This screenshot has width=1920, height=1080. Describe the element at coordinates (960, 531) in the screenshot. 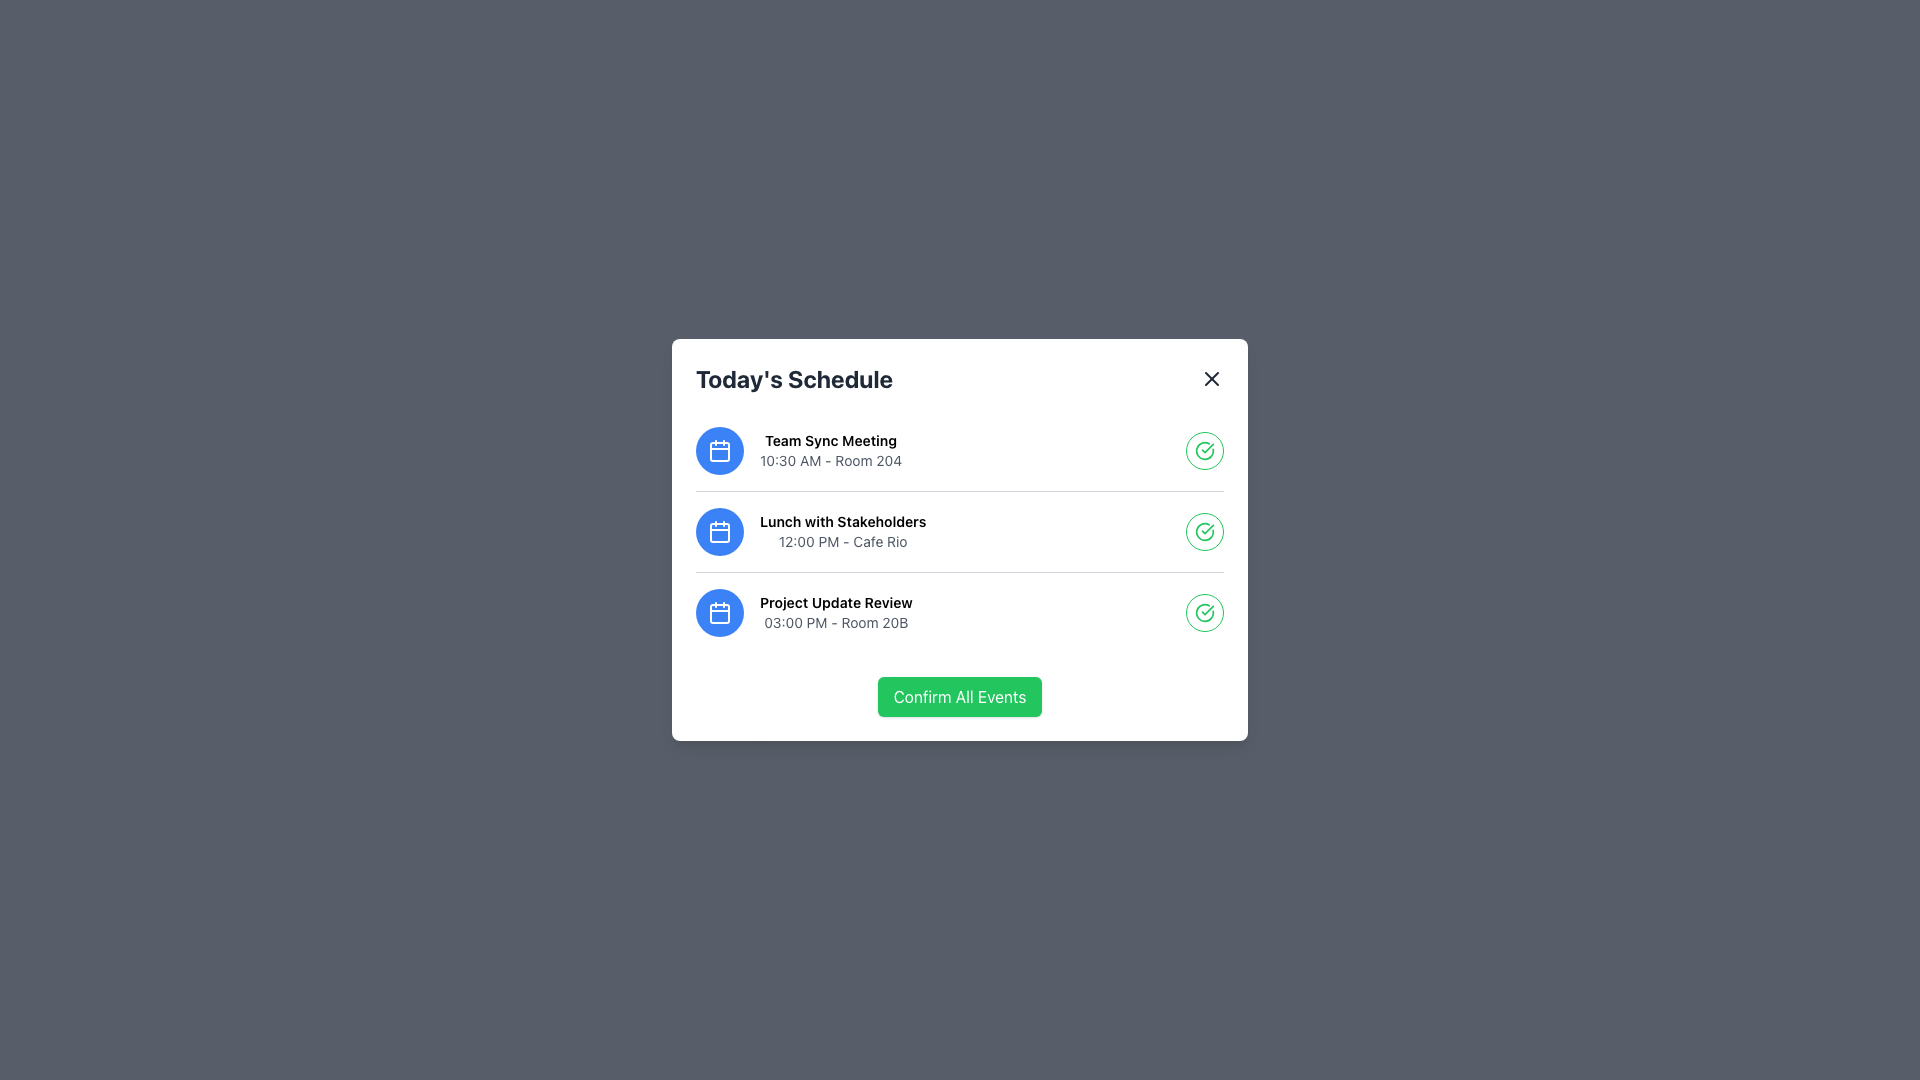

I see `the interactive button associated with the 'Lunch with Stakeholders' event in the scheduled events list under 'Today's Schedule'` at that location.